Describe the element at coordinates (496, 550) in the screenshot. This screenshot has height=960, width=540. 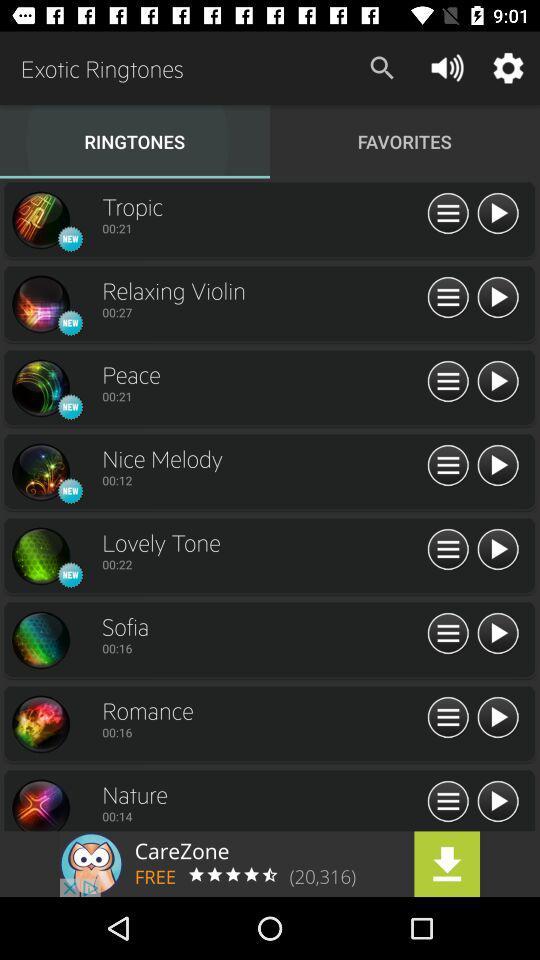
I see `this` at that location.